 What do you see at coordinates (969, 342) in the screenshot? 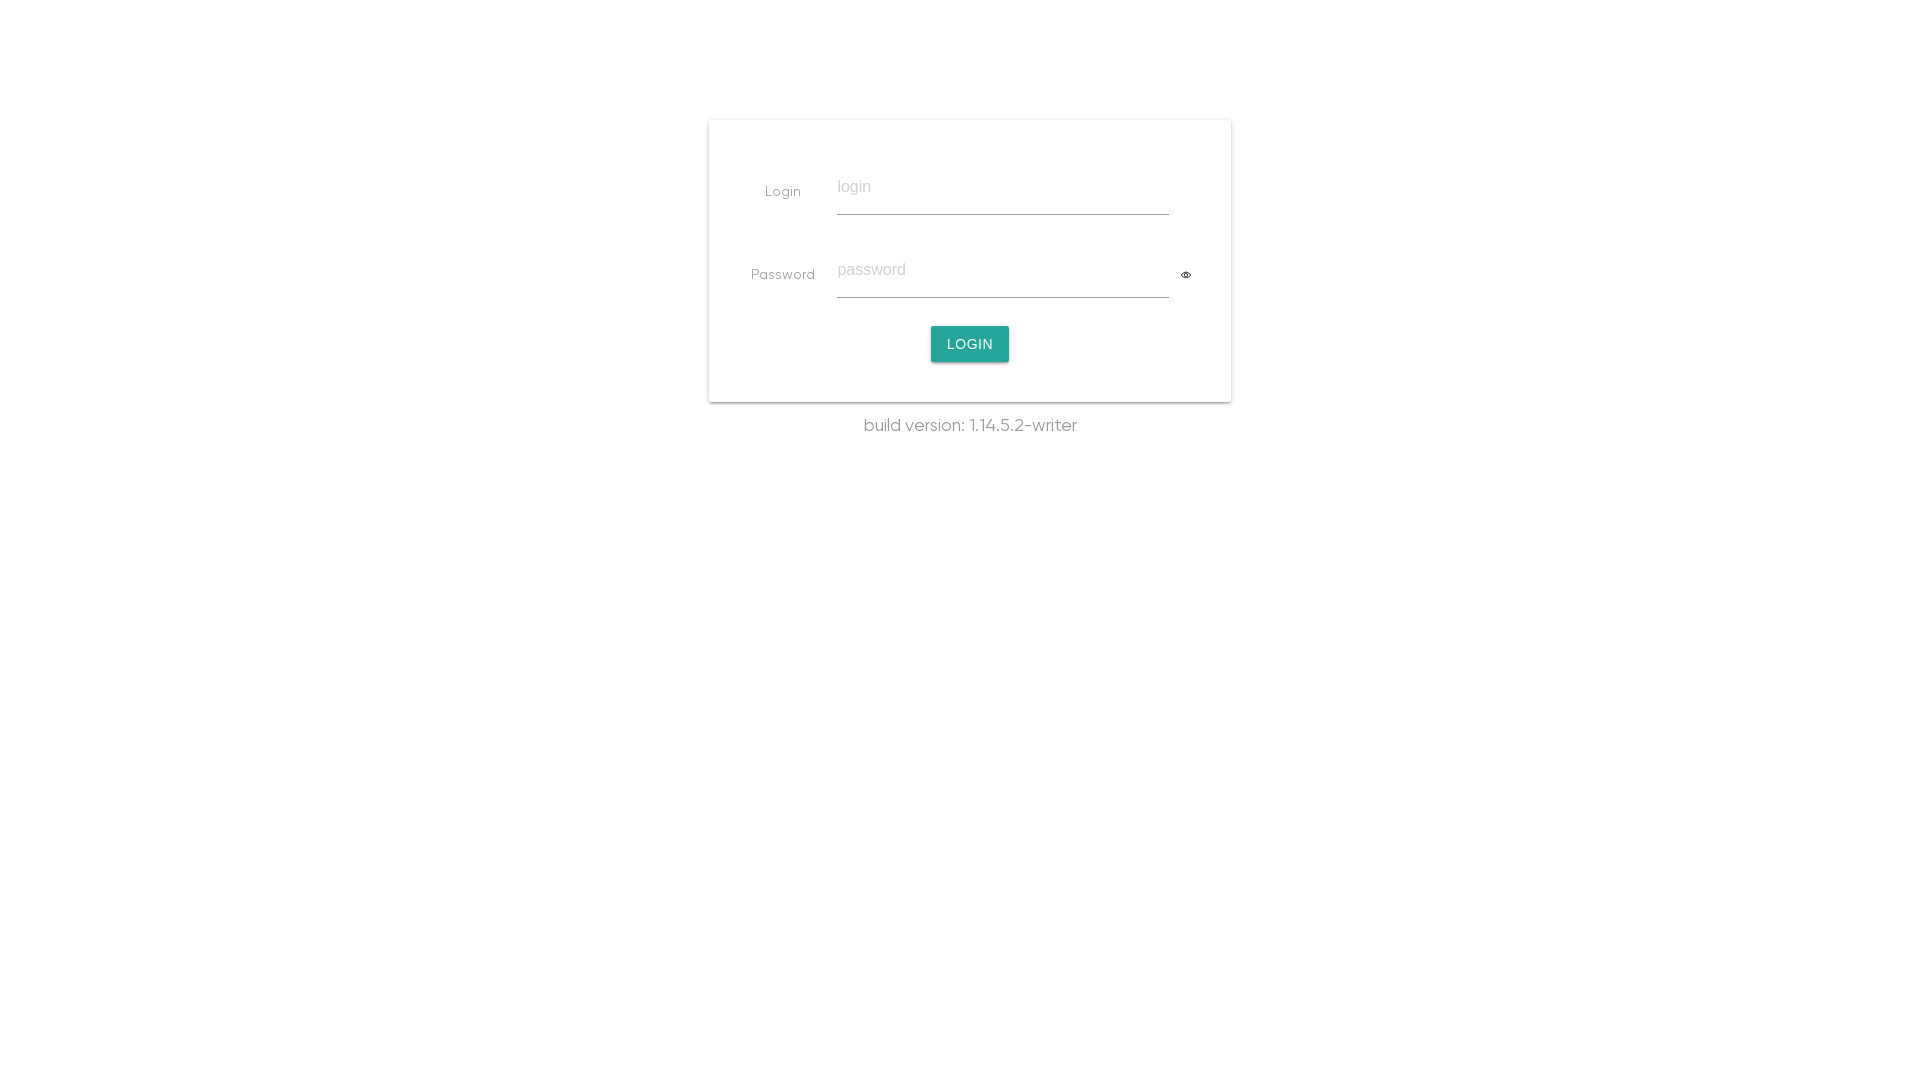
I see `'LOGIN'` at bounding box center [969, 342].